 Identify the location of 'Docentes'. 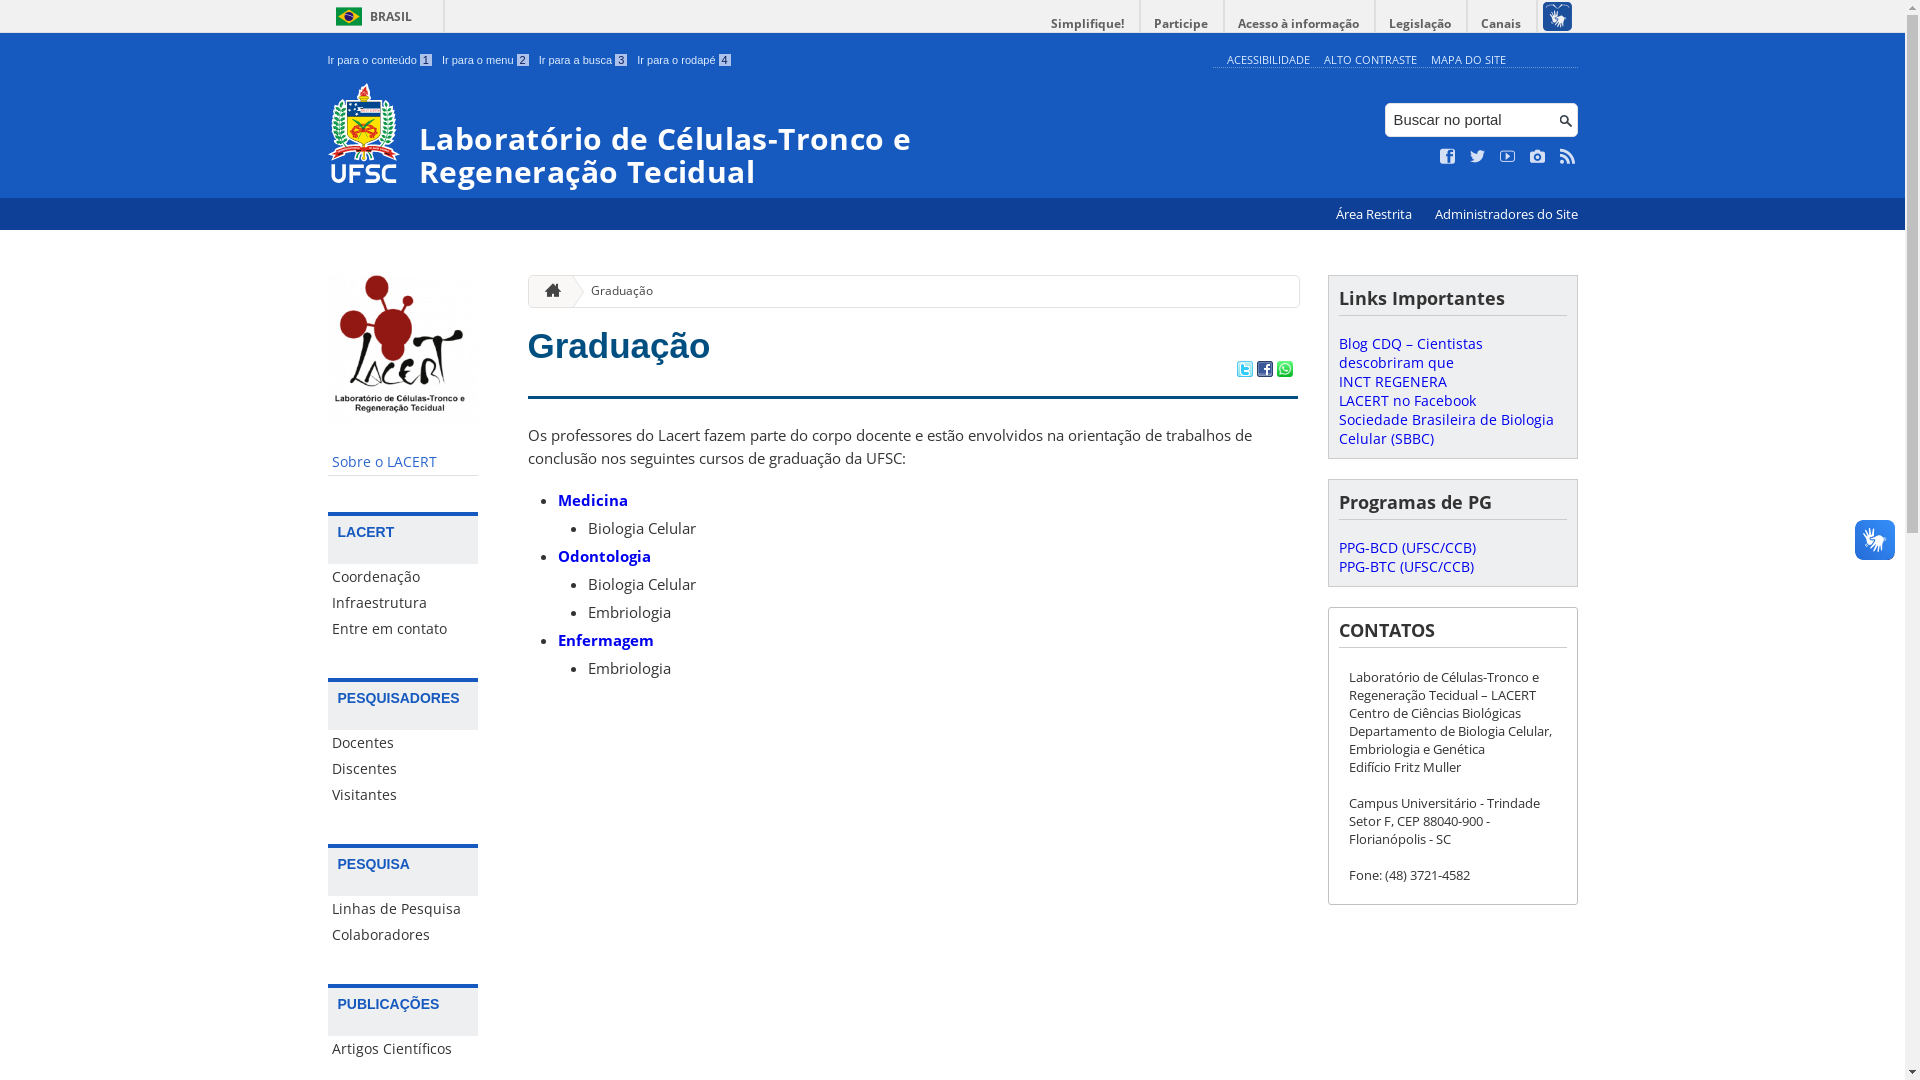
(402, 743).